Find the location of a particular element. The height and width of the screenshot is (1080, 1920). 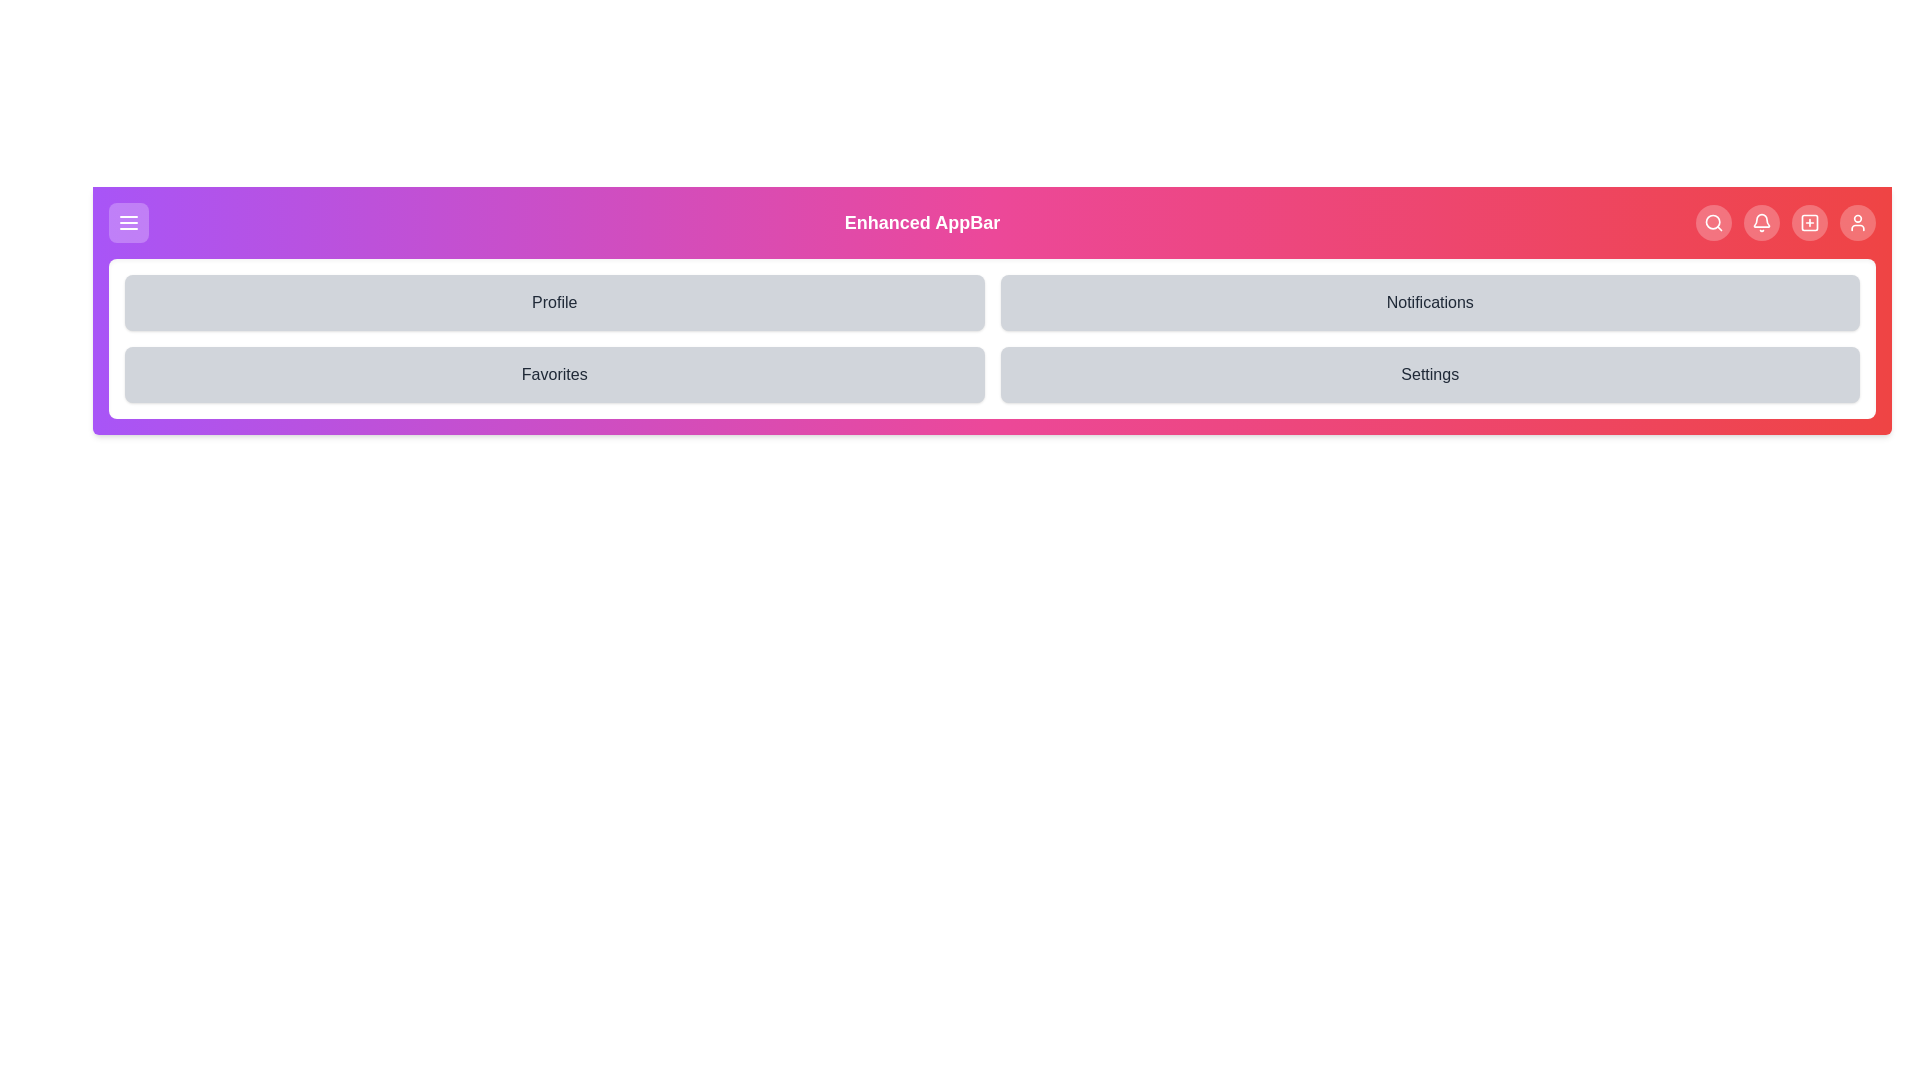

the menu option Favorites is located at coordinates (554, 374).